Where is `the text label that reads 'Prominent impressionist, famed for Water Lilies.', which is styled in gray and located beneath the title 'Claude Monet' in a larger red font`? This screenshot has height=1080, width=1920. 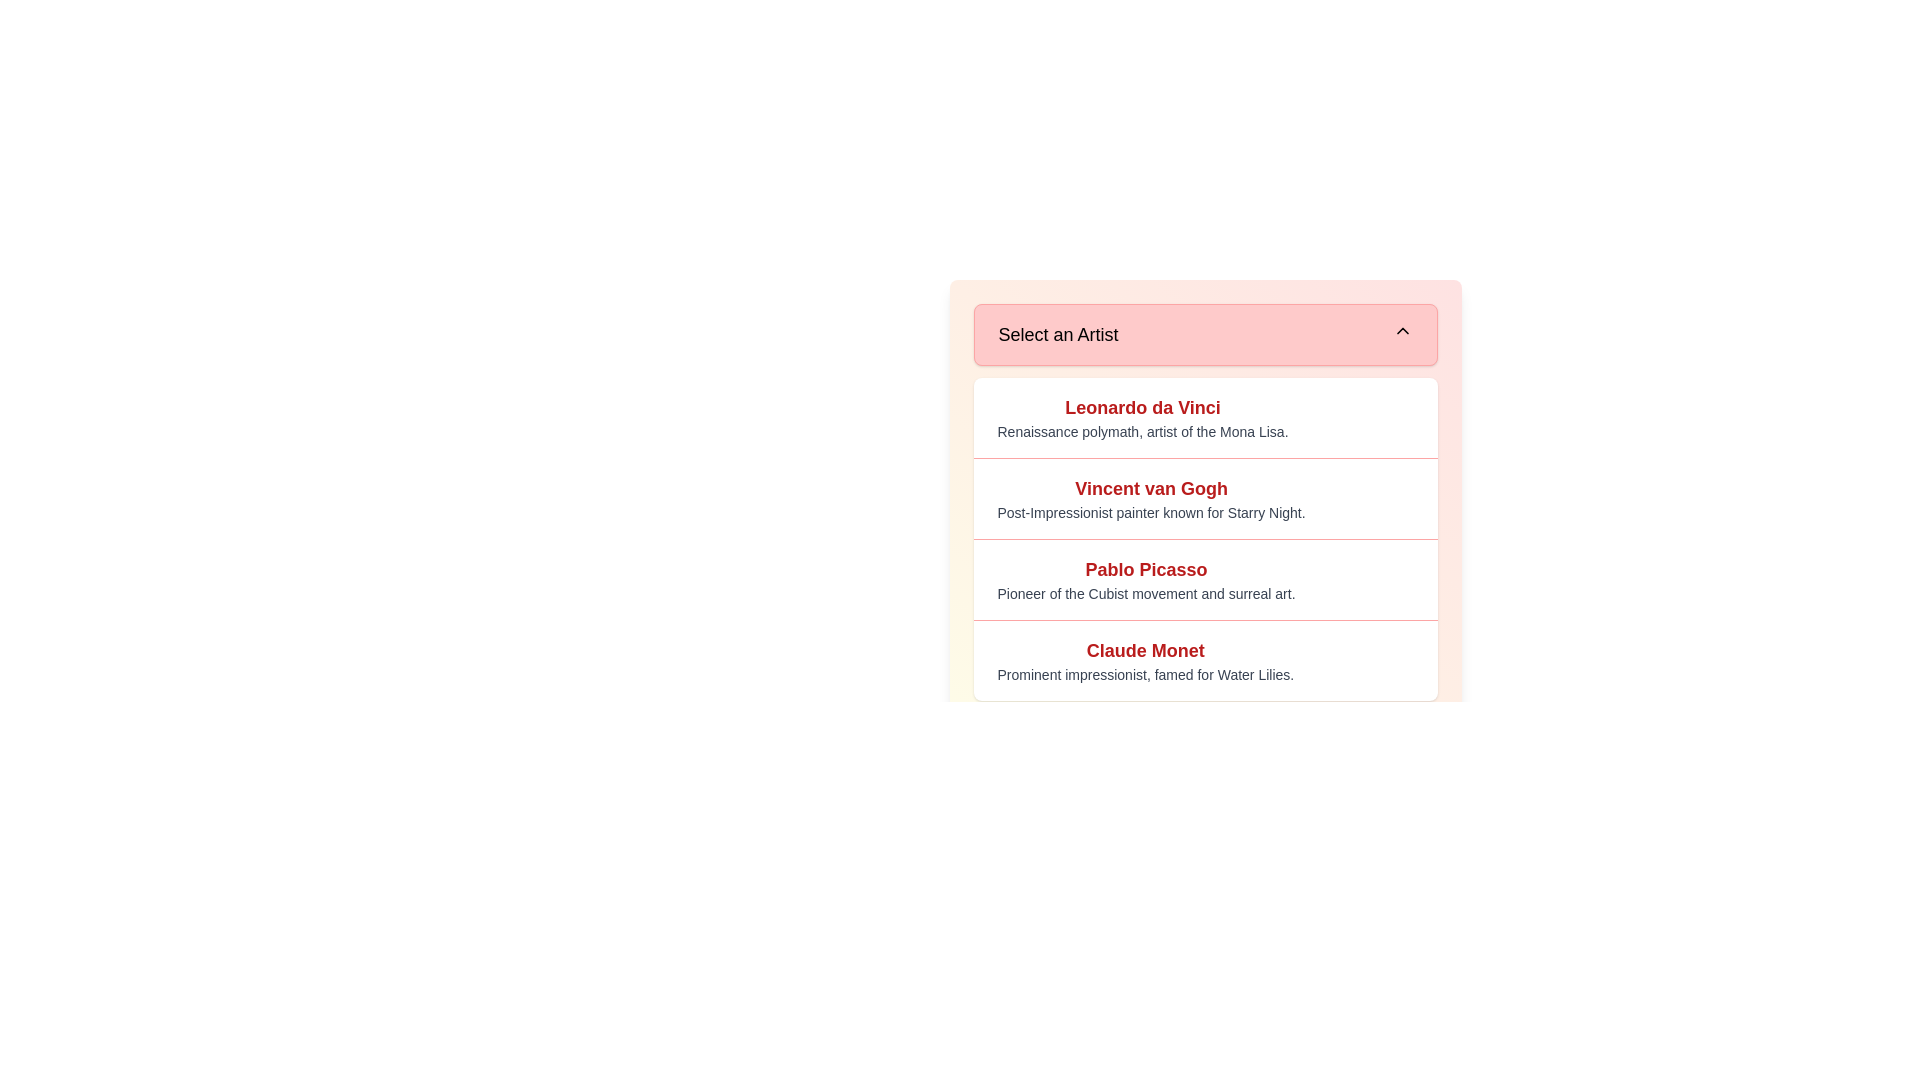 the text label that reads 'Prominent impressionist, famed for Water Lilies.', which is styled in gray and located beneath the title 'Claude Monet' in a larger red font is located at coordinates (1145, 675).